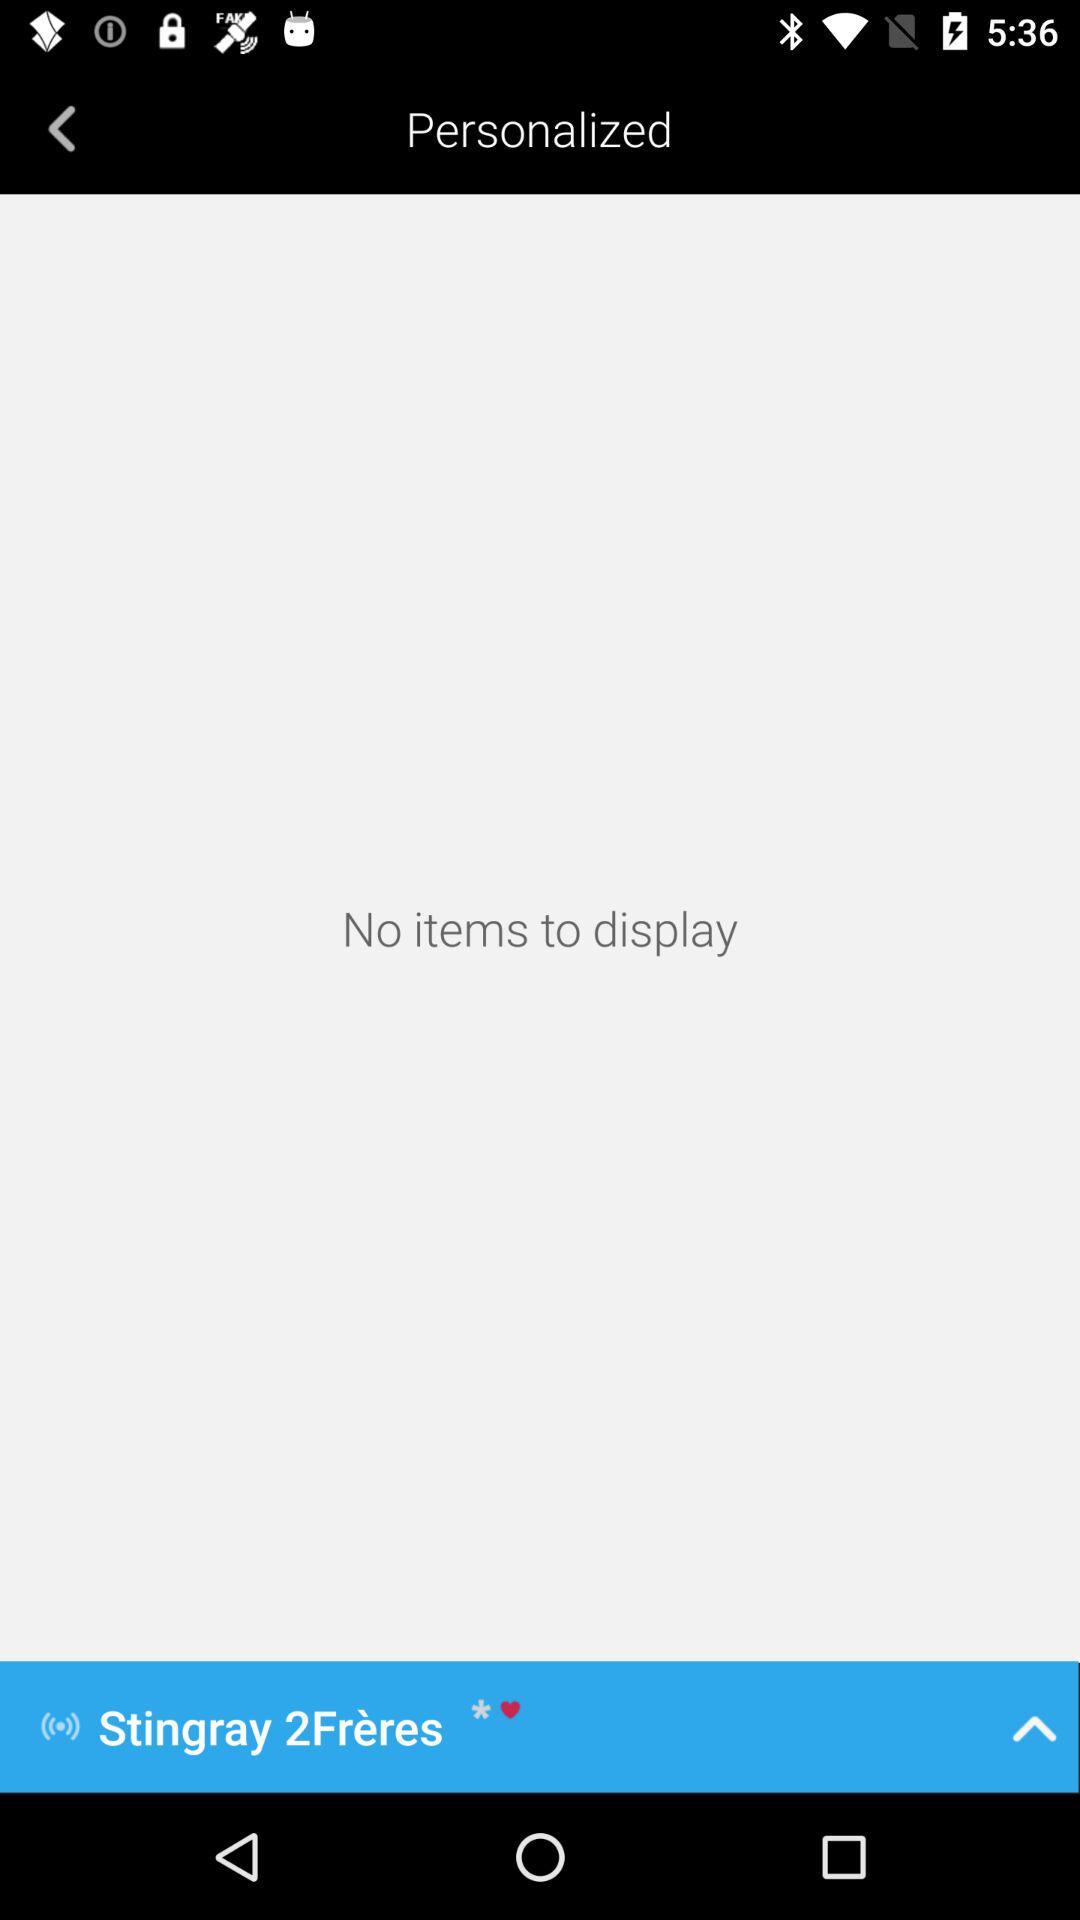  What do you see at coordinates (1034, 1725) in the screenshot?
I see `the expand_less icon` at bounding box center [1034, 1725].